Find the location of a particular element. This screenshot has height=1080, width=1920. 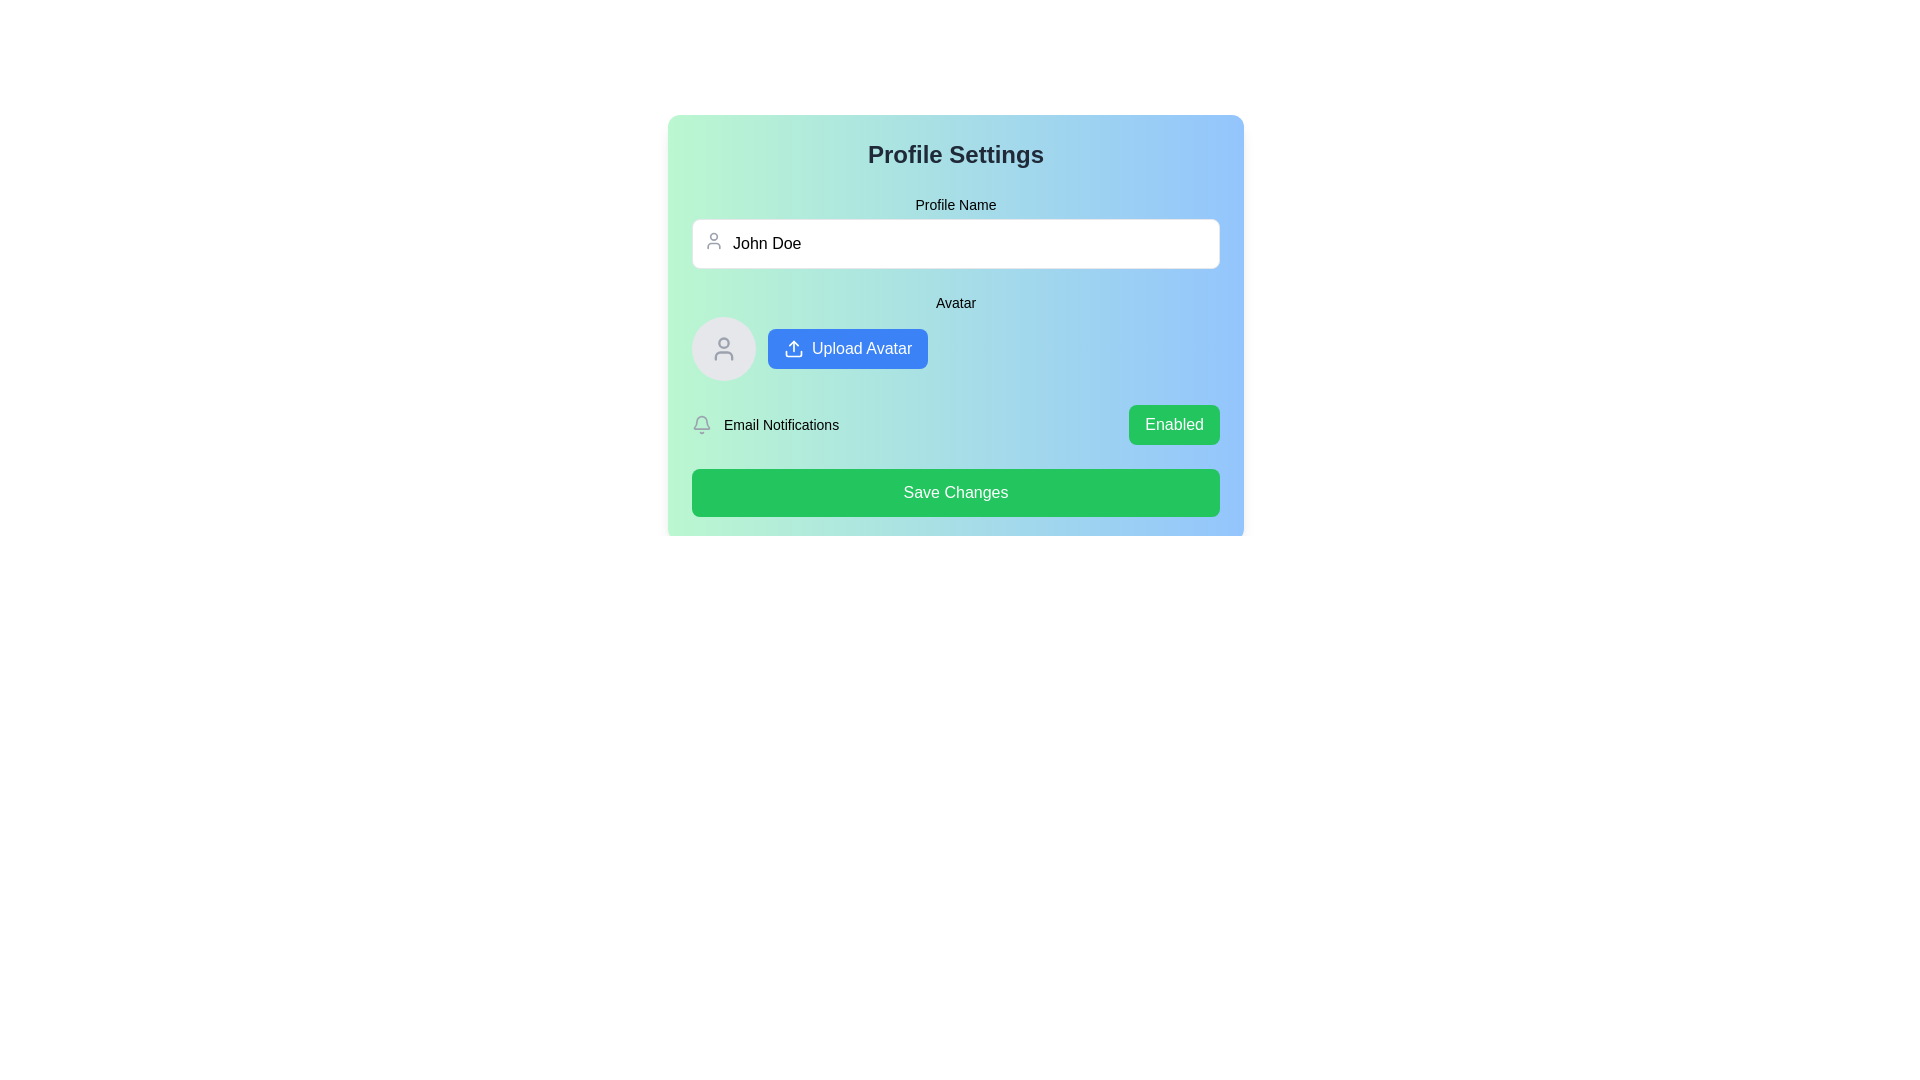

the toggle button for email notifications to change its state from 'Enabled' to 'Disabled' or vice versa is located at coordinates (1174, 423).